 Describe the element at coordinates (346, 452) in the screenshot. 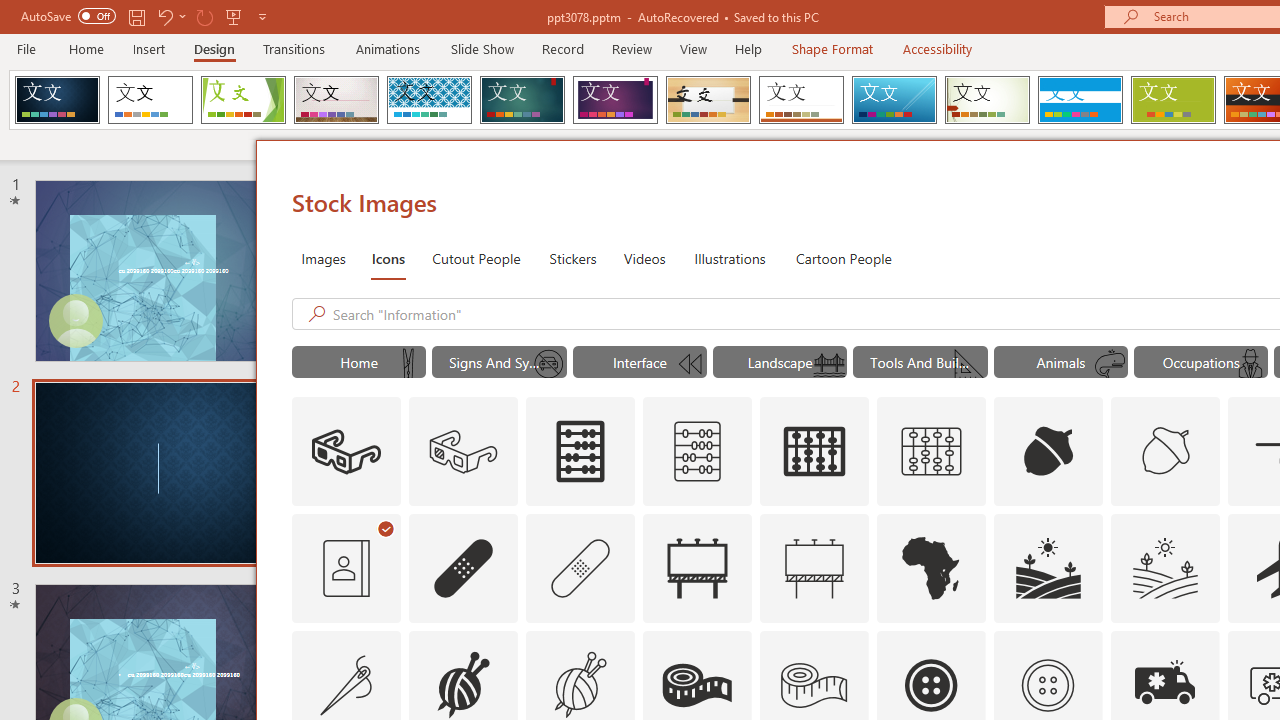

I see `'AutomationID: Icons_3dGlasses'` at that location.